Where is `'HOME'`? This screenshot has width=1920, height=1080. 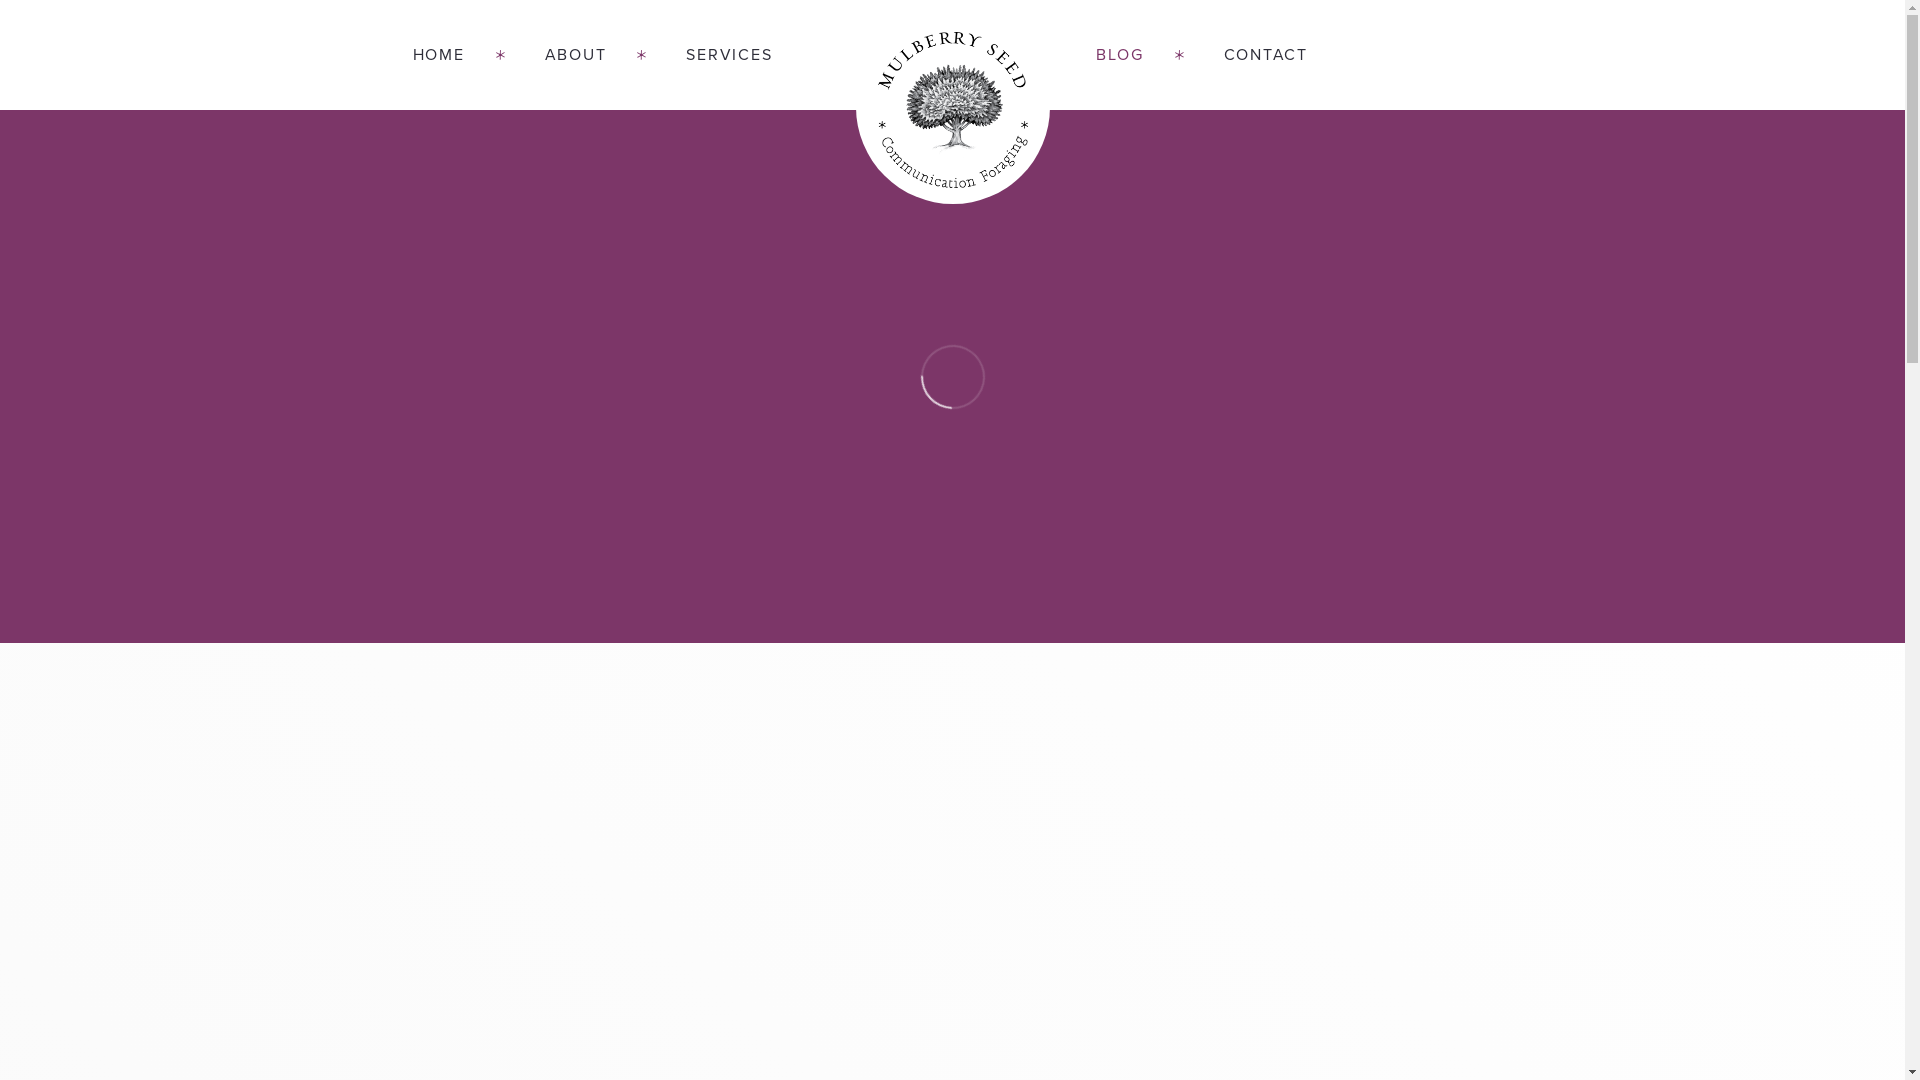
'HOME' is located at coordinates (456, 53).